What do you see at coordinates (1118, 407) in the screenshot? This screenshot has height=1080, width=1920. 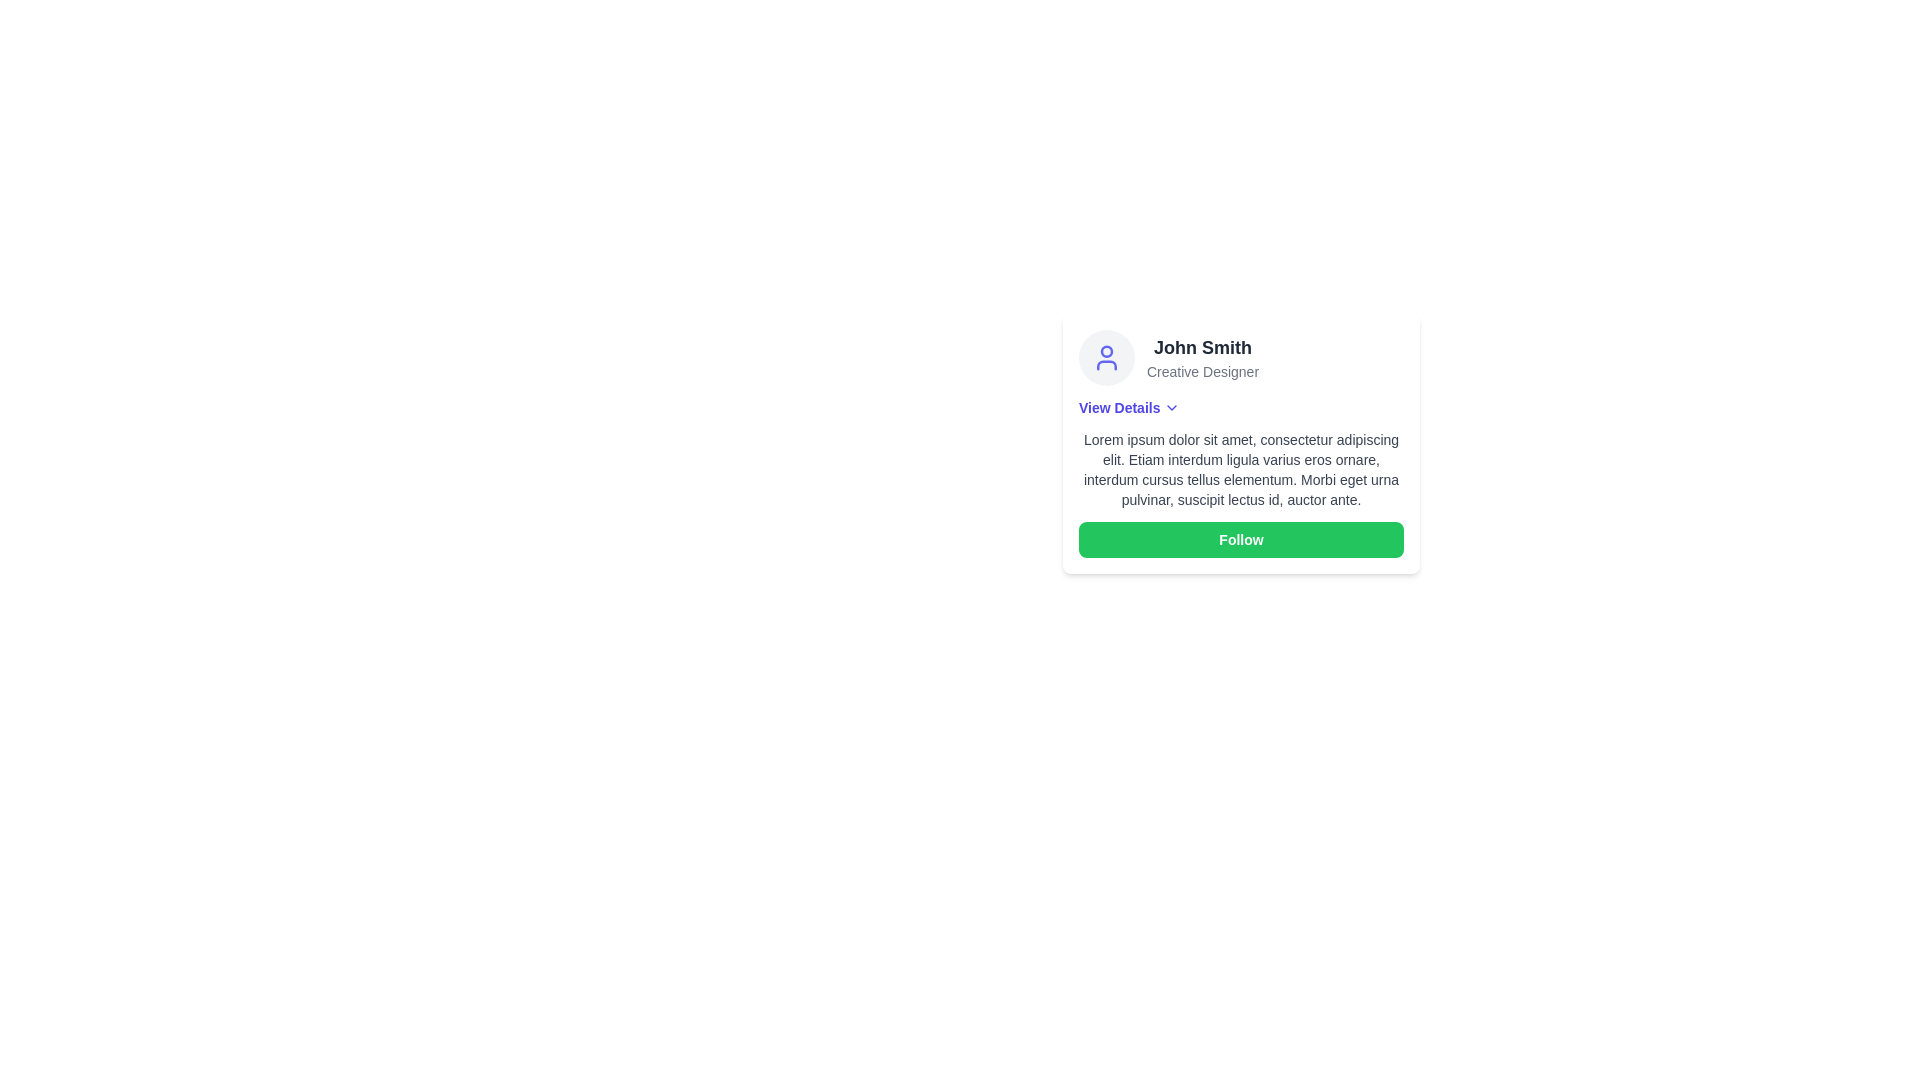 I see `the bold blue text label 'View Details'` at bounding box center [1118, 407].